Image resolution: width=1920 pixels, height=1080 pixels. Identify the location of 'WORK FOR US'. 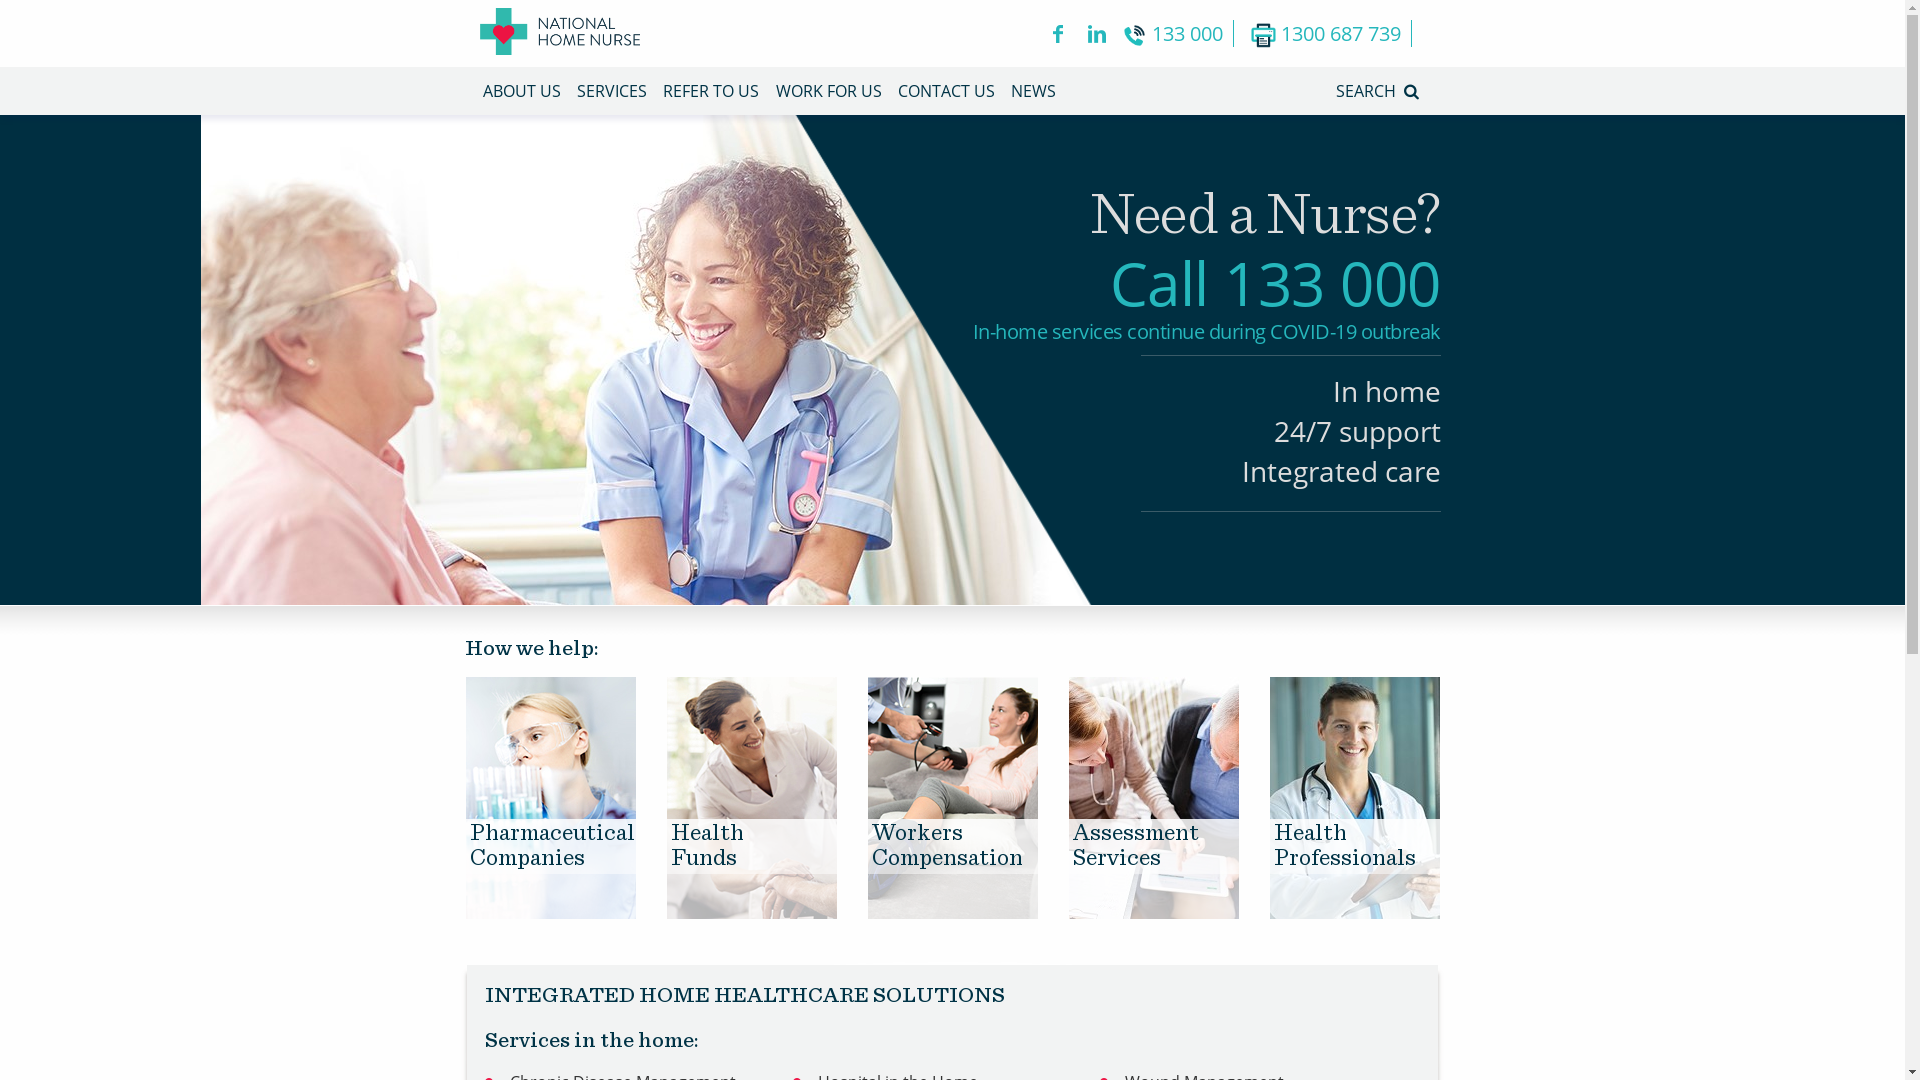
(775, 91).